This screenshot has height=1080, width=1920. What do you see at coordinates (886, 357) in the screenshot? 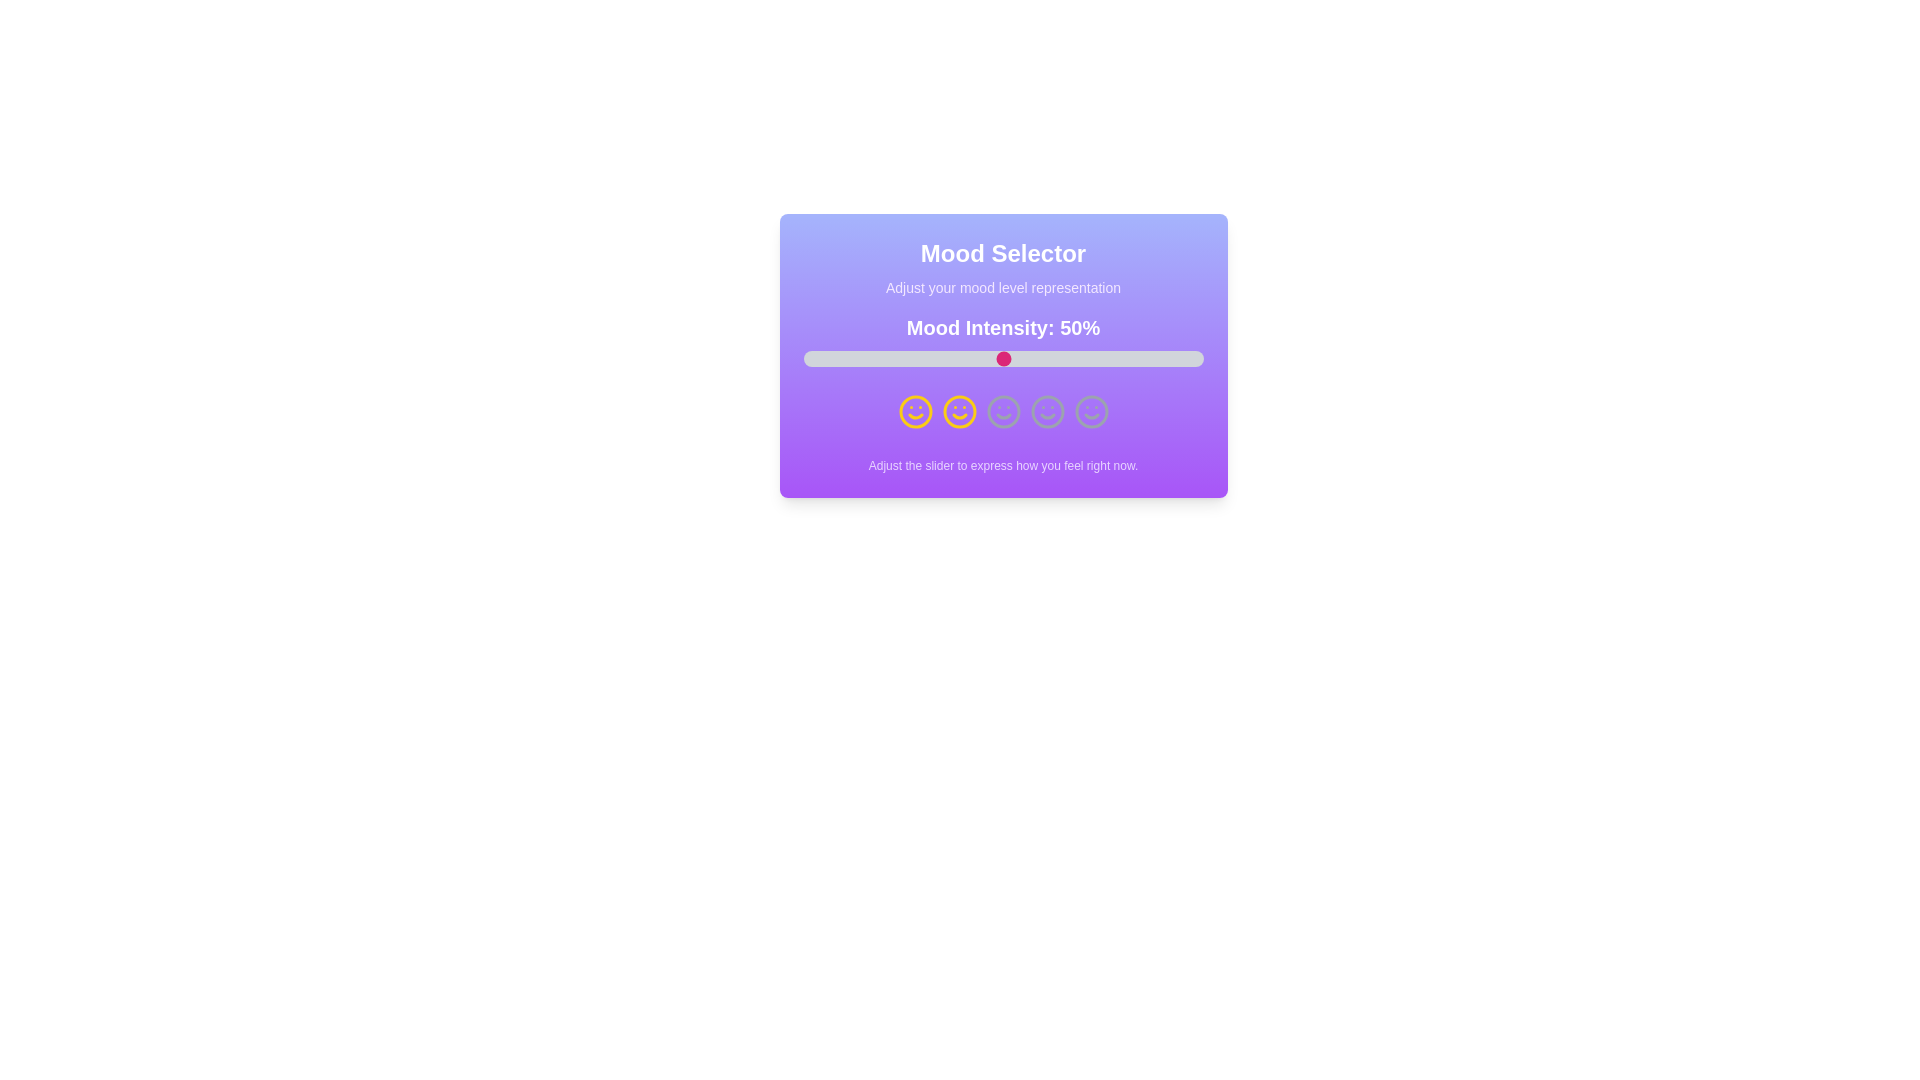
I see `the slider to set mood intensity to 21%` at bounding box center [886, 357].